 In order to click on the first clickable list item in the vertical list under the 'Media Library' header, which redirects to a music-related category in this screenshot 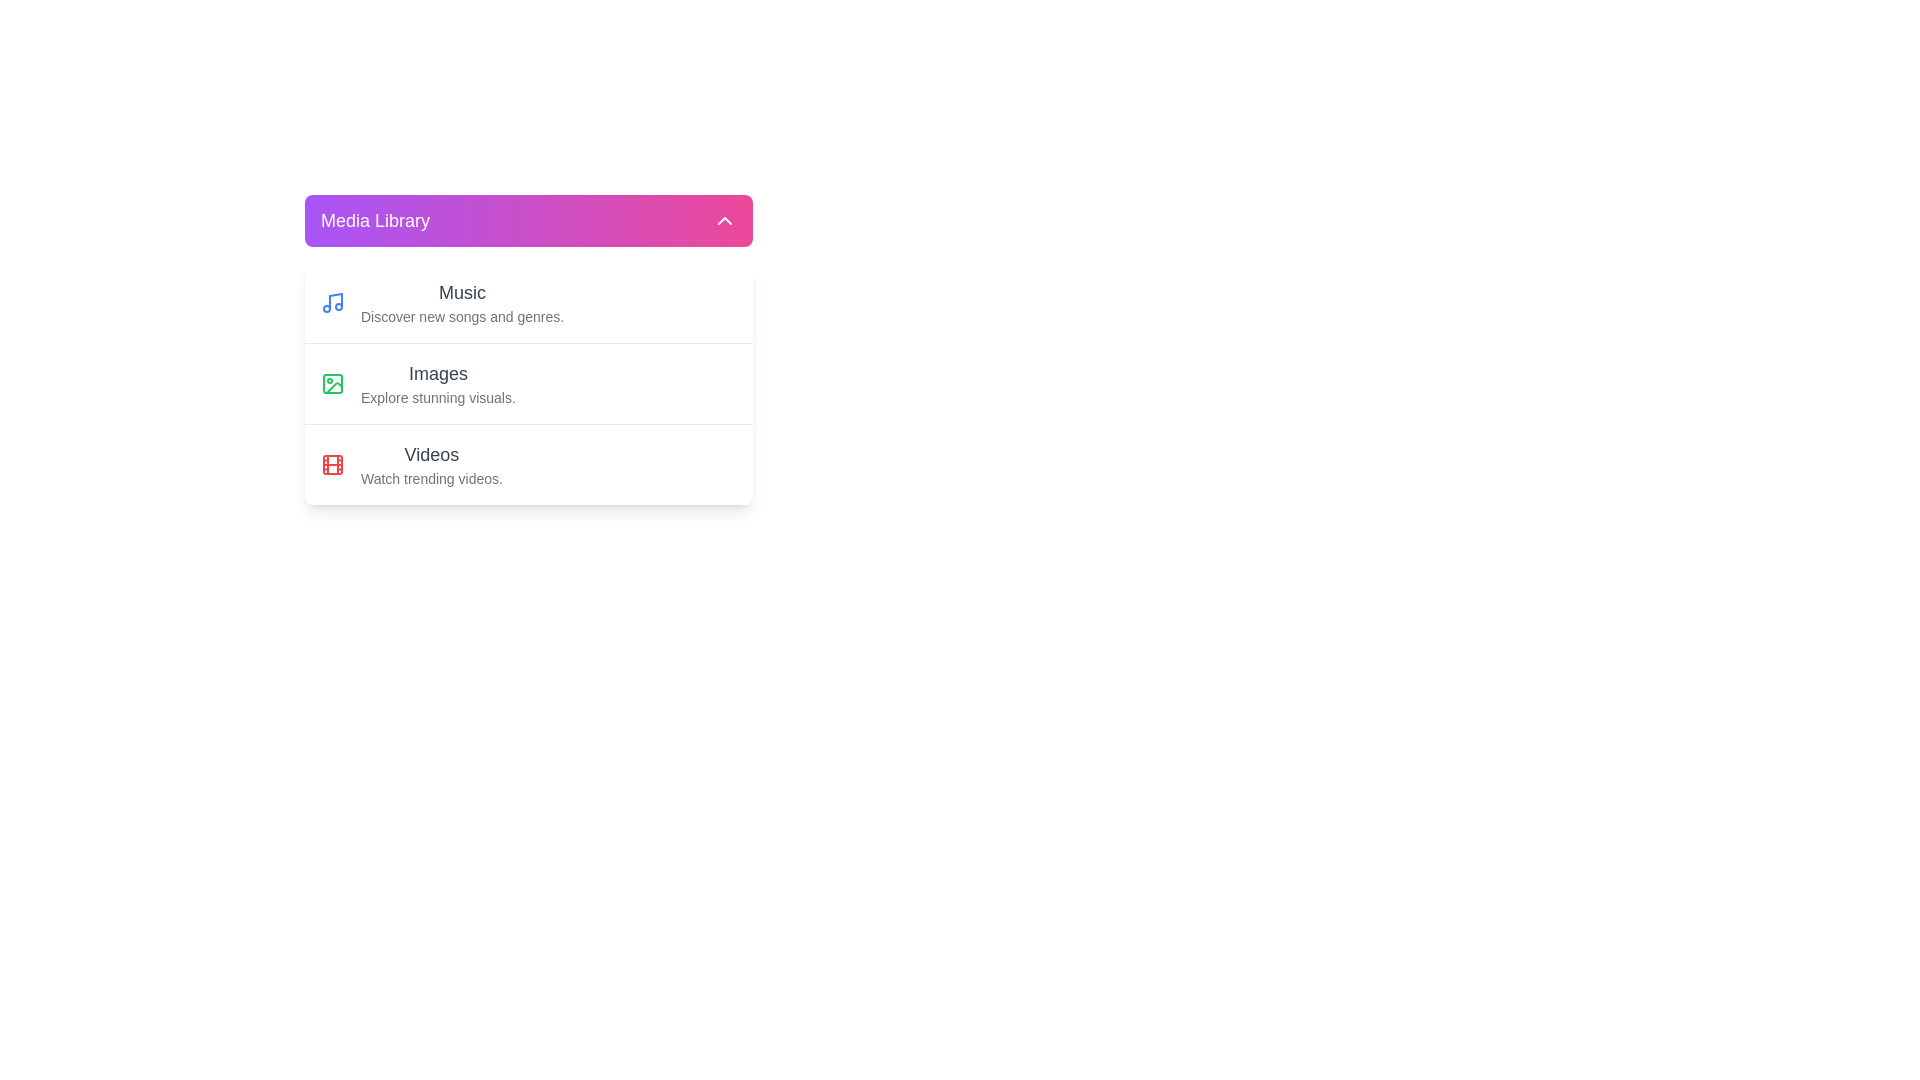, I will do `click(528, 303)`.